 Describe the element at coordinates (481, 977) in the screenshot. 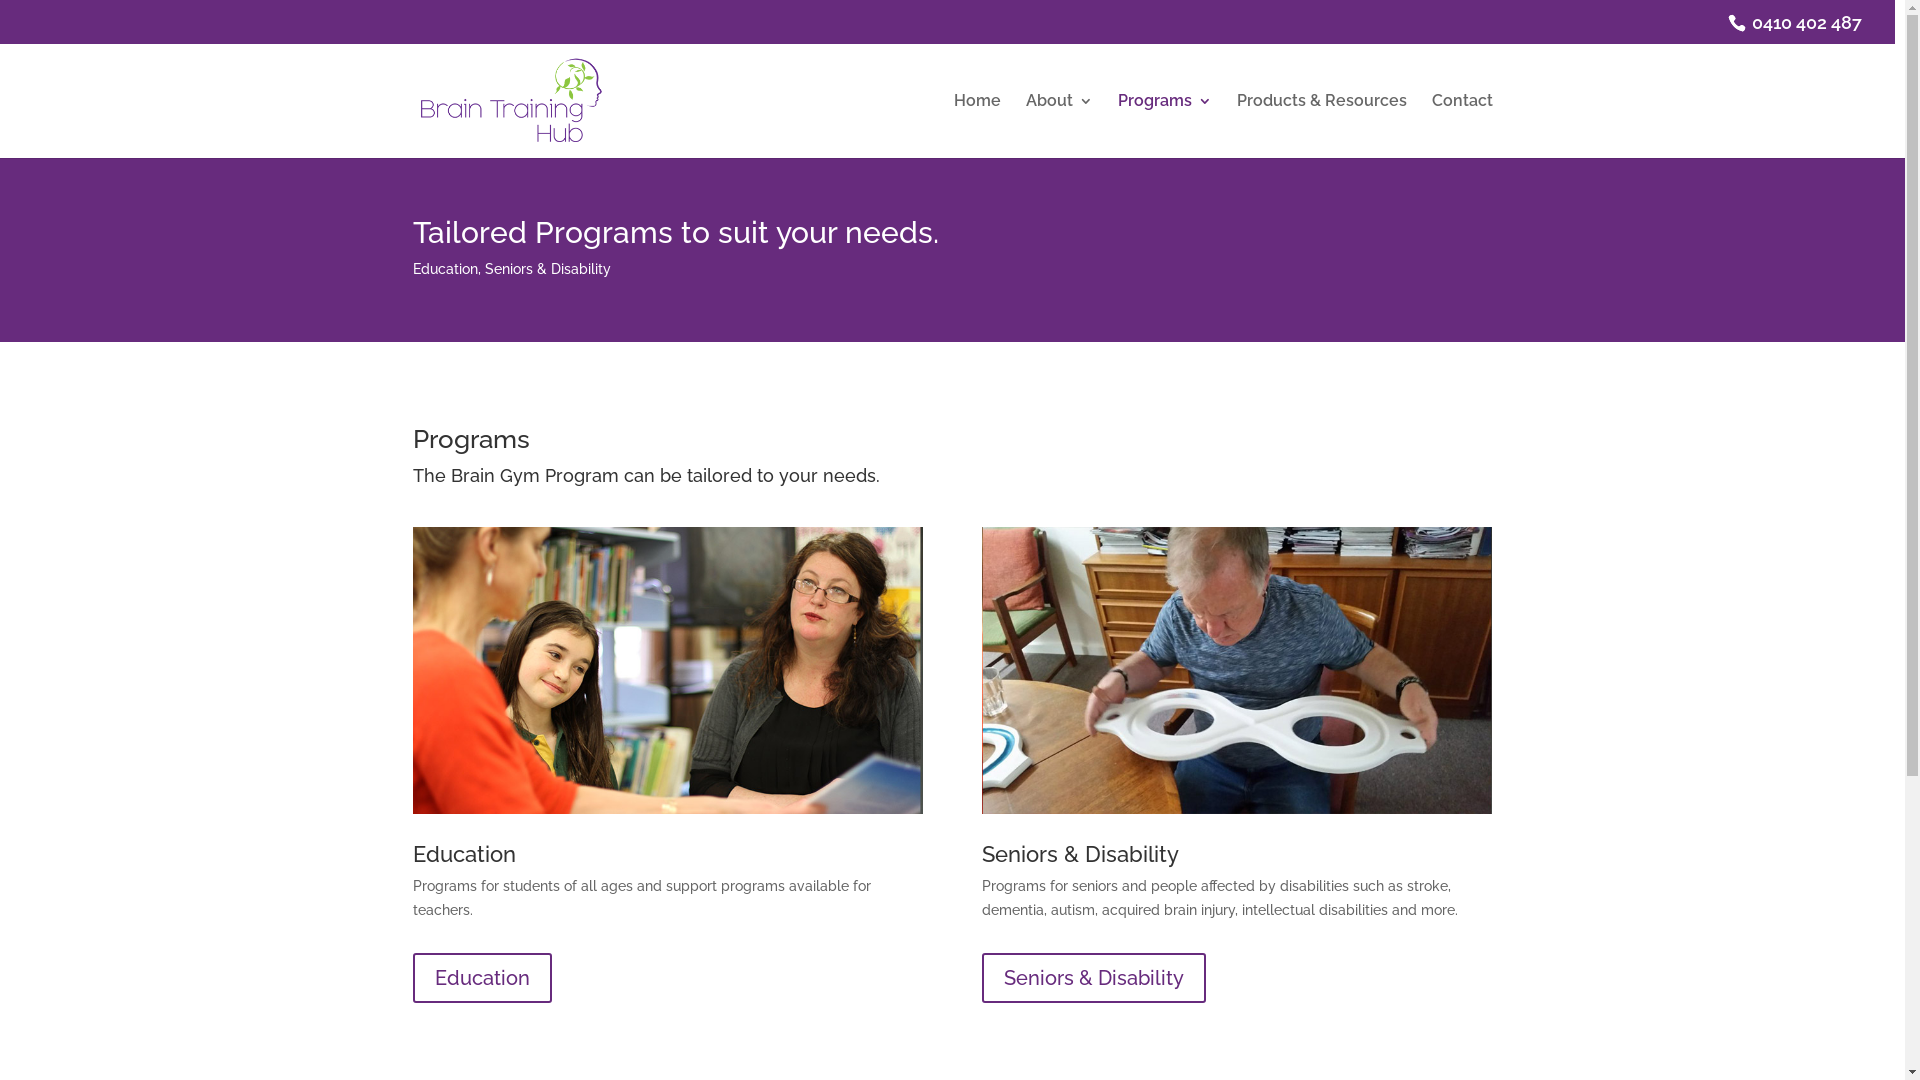

I see `'Education'` at that location.